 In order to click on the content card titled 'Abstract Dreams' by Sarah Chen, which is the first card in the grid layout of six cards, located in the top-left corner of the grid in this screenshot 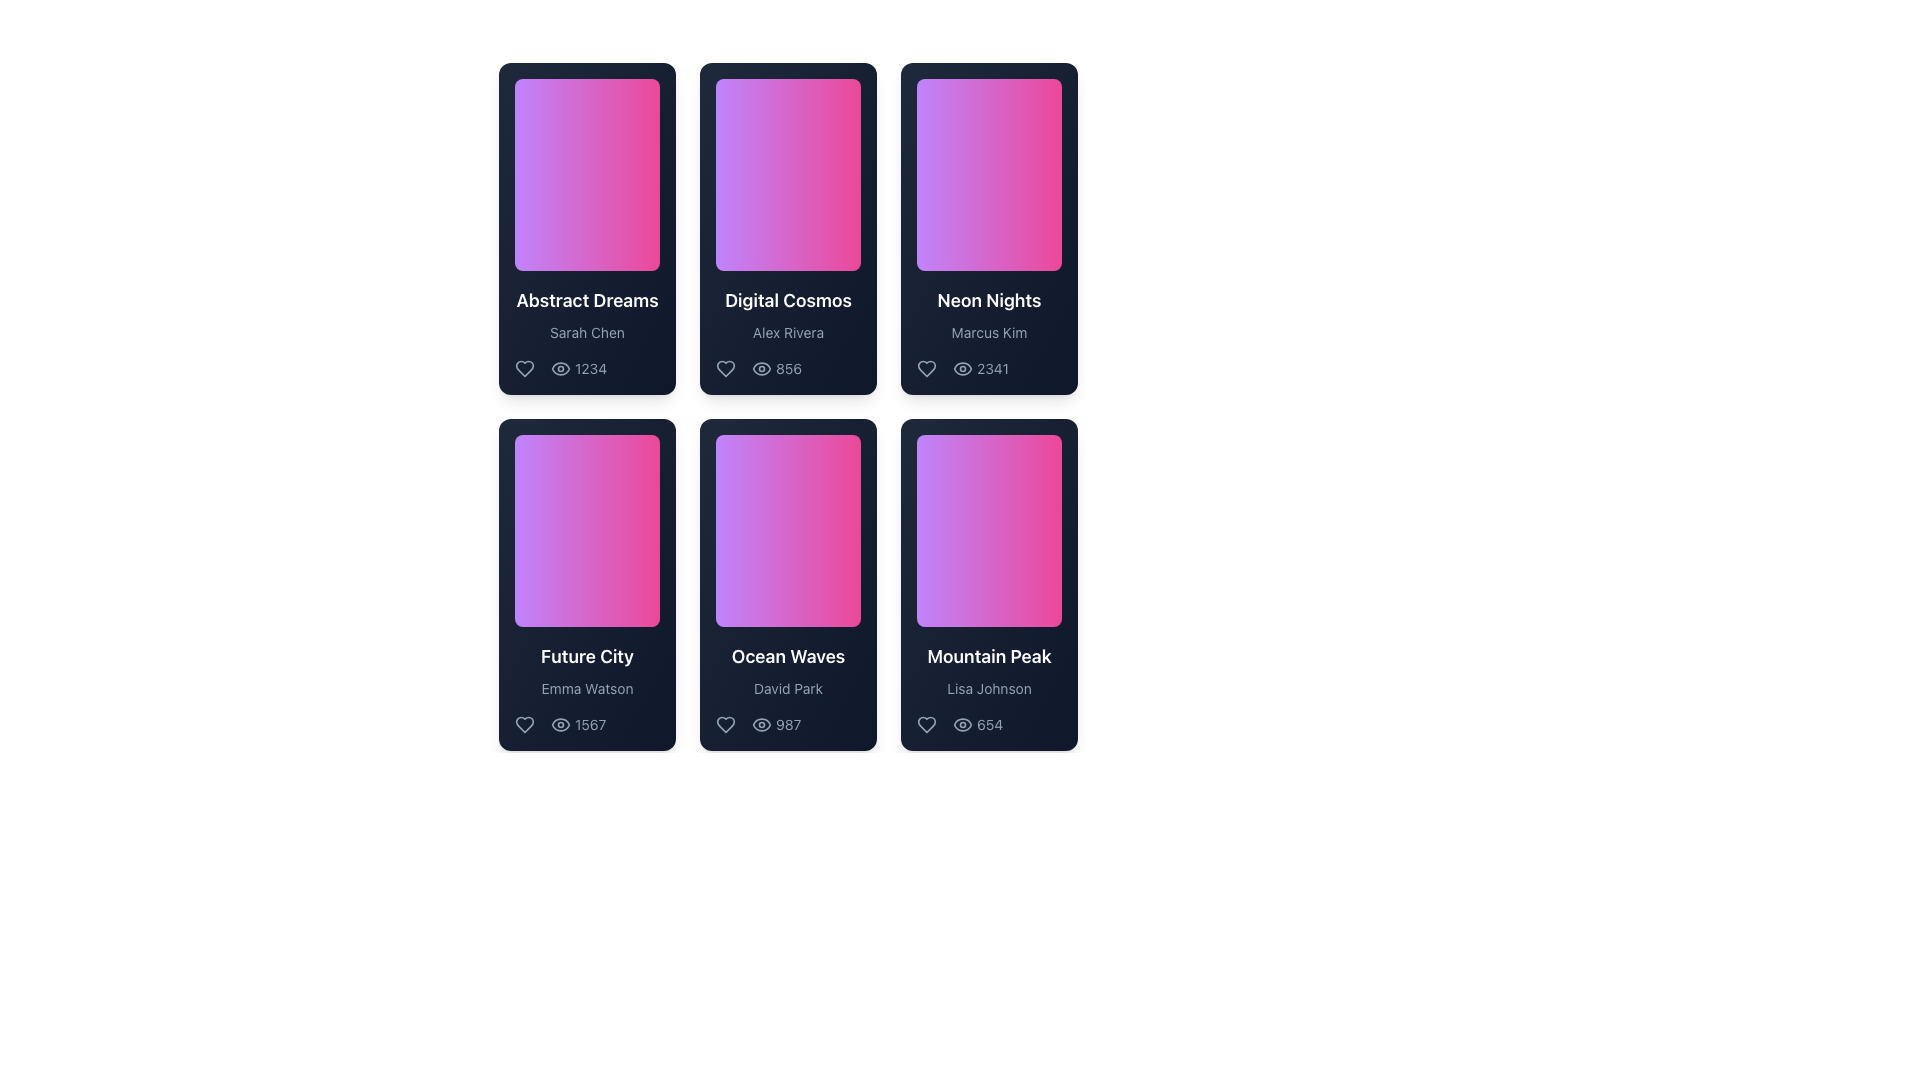, I will do `click(586, 227)`.